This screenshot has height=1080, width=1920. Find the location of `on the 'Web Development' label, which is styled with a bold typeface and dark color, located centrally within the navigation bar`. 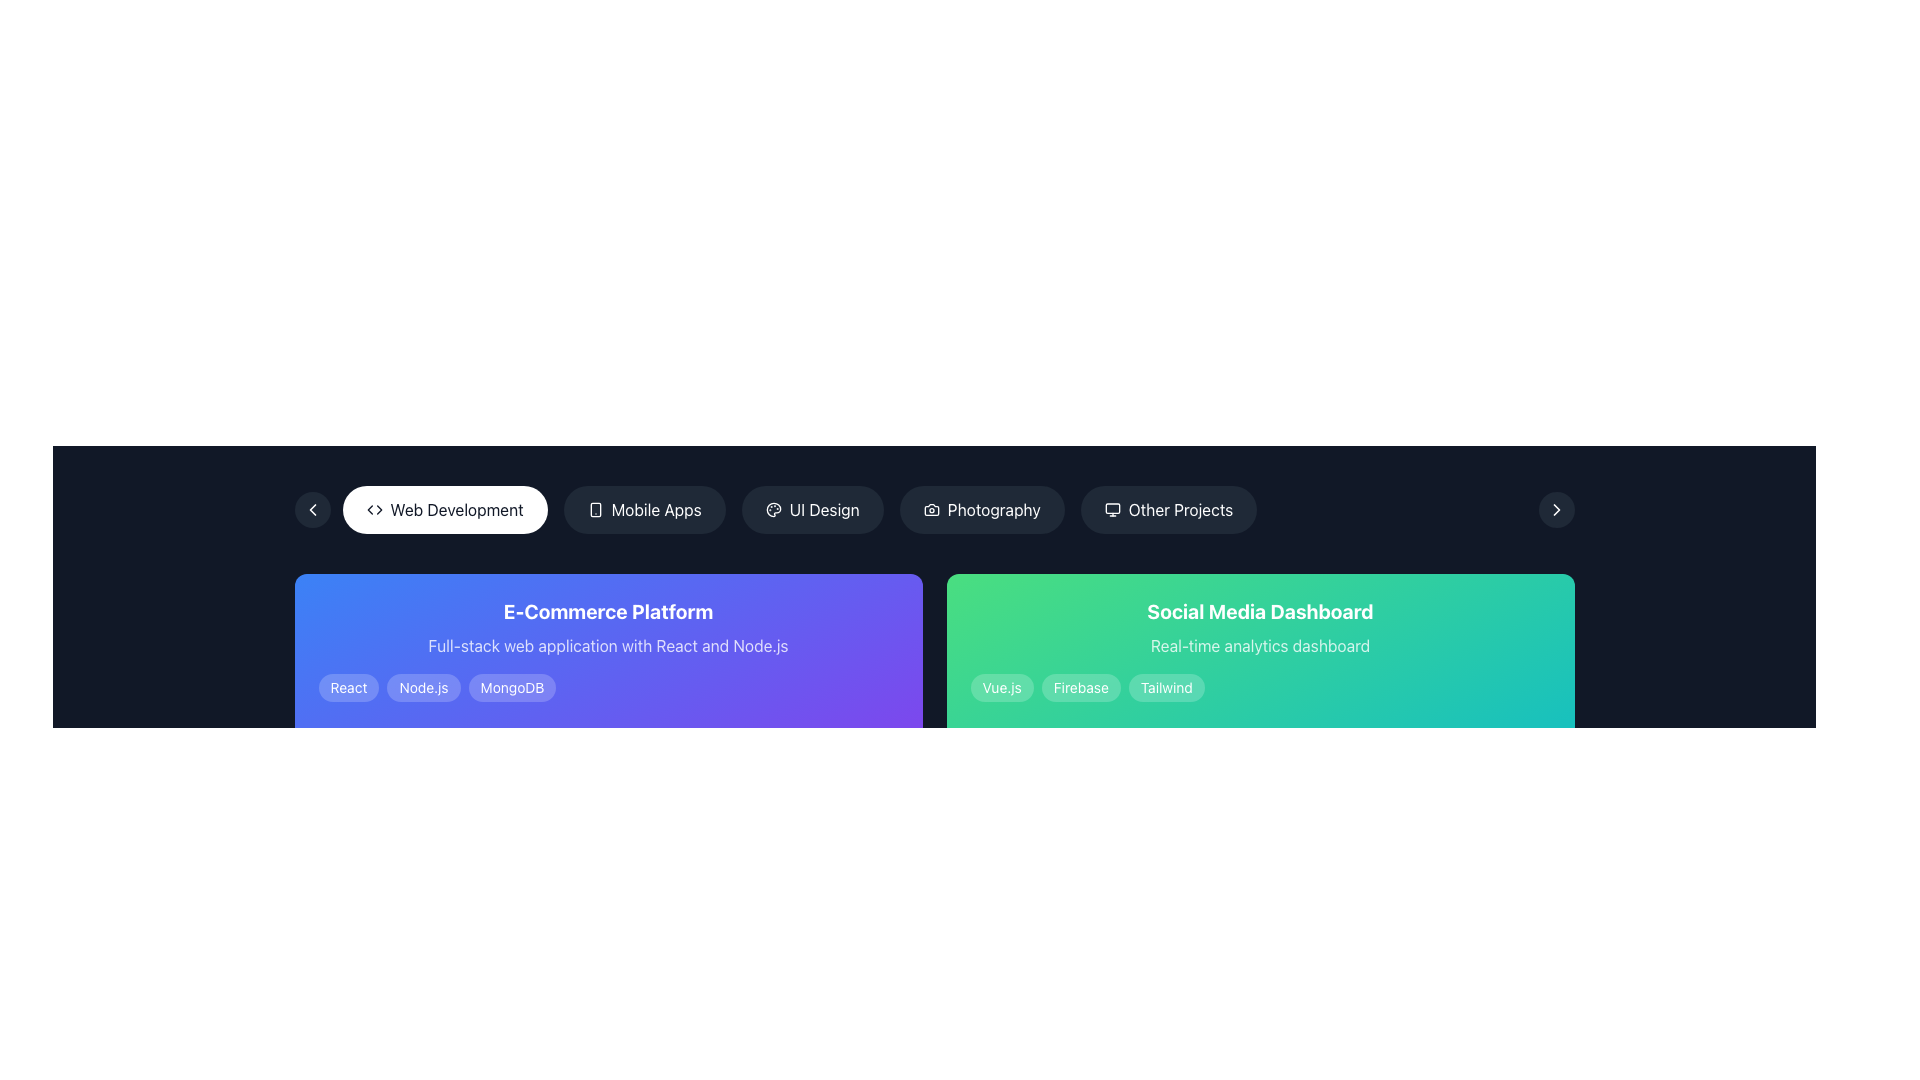

on the 'Web Development' label, which is styled with a bold typeface and dark color, located centrally within the navigation bar is located at coordinates (455, 508).